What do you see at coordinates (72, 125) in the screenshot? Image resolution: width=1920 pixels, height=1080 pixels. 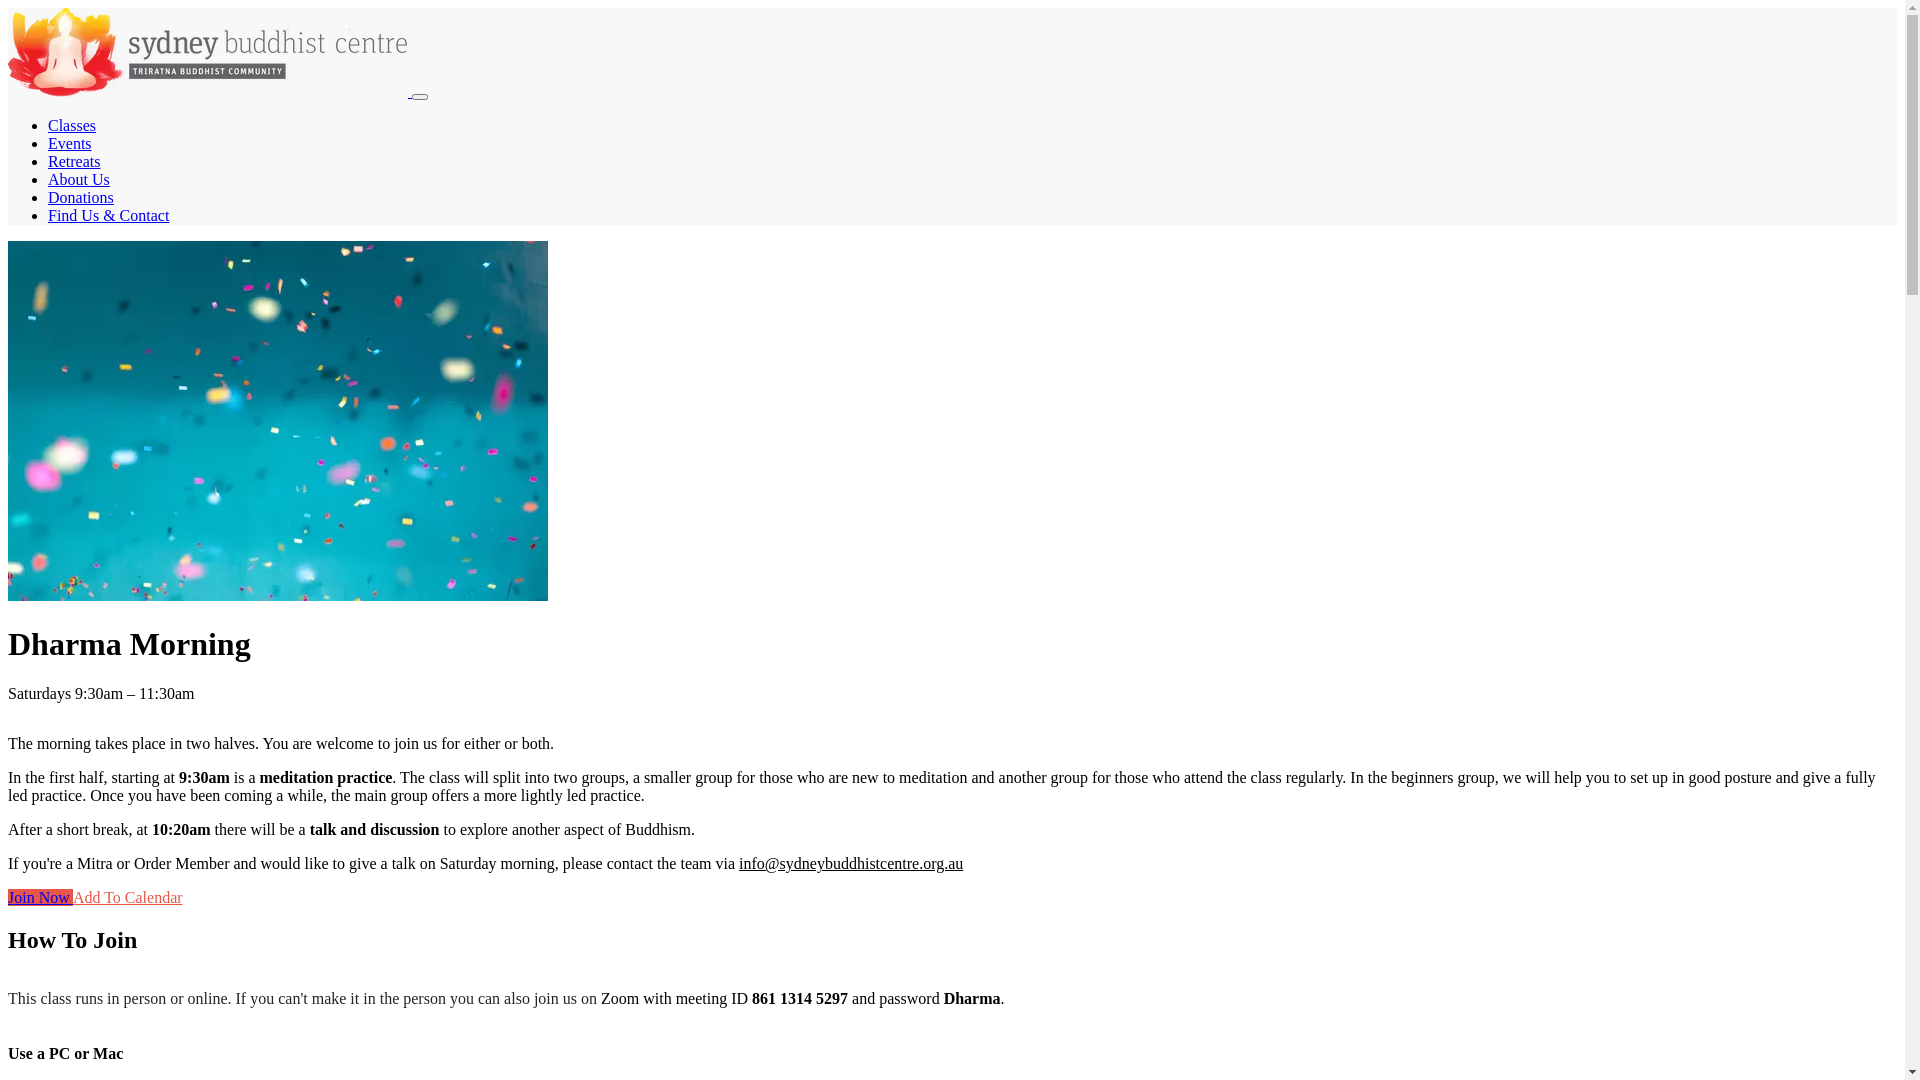 I see `'Classes'` at bounding box center [72, 125].